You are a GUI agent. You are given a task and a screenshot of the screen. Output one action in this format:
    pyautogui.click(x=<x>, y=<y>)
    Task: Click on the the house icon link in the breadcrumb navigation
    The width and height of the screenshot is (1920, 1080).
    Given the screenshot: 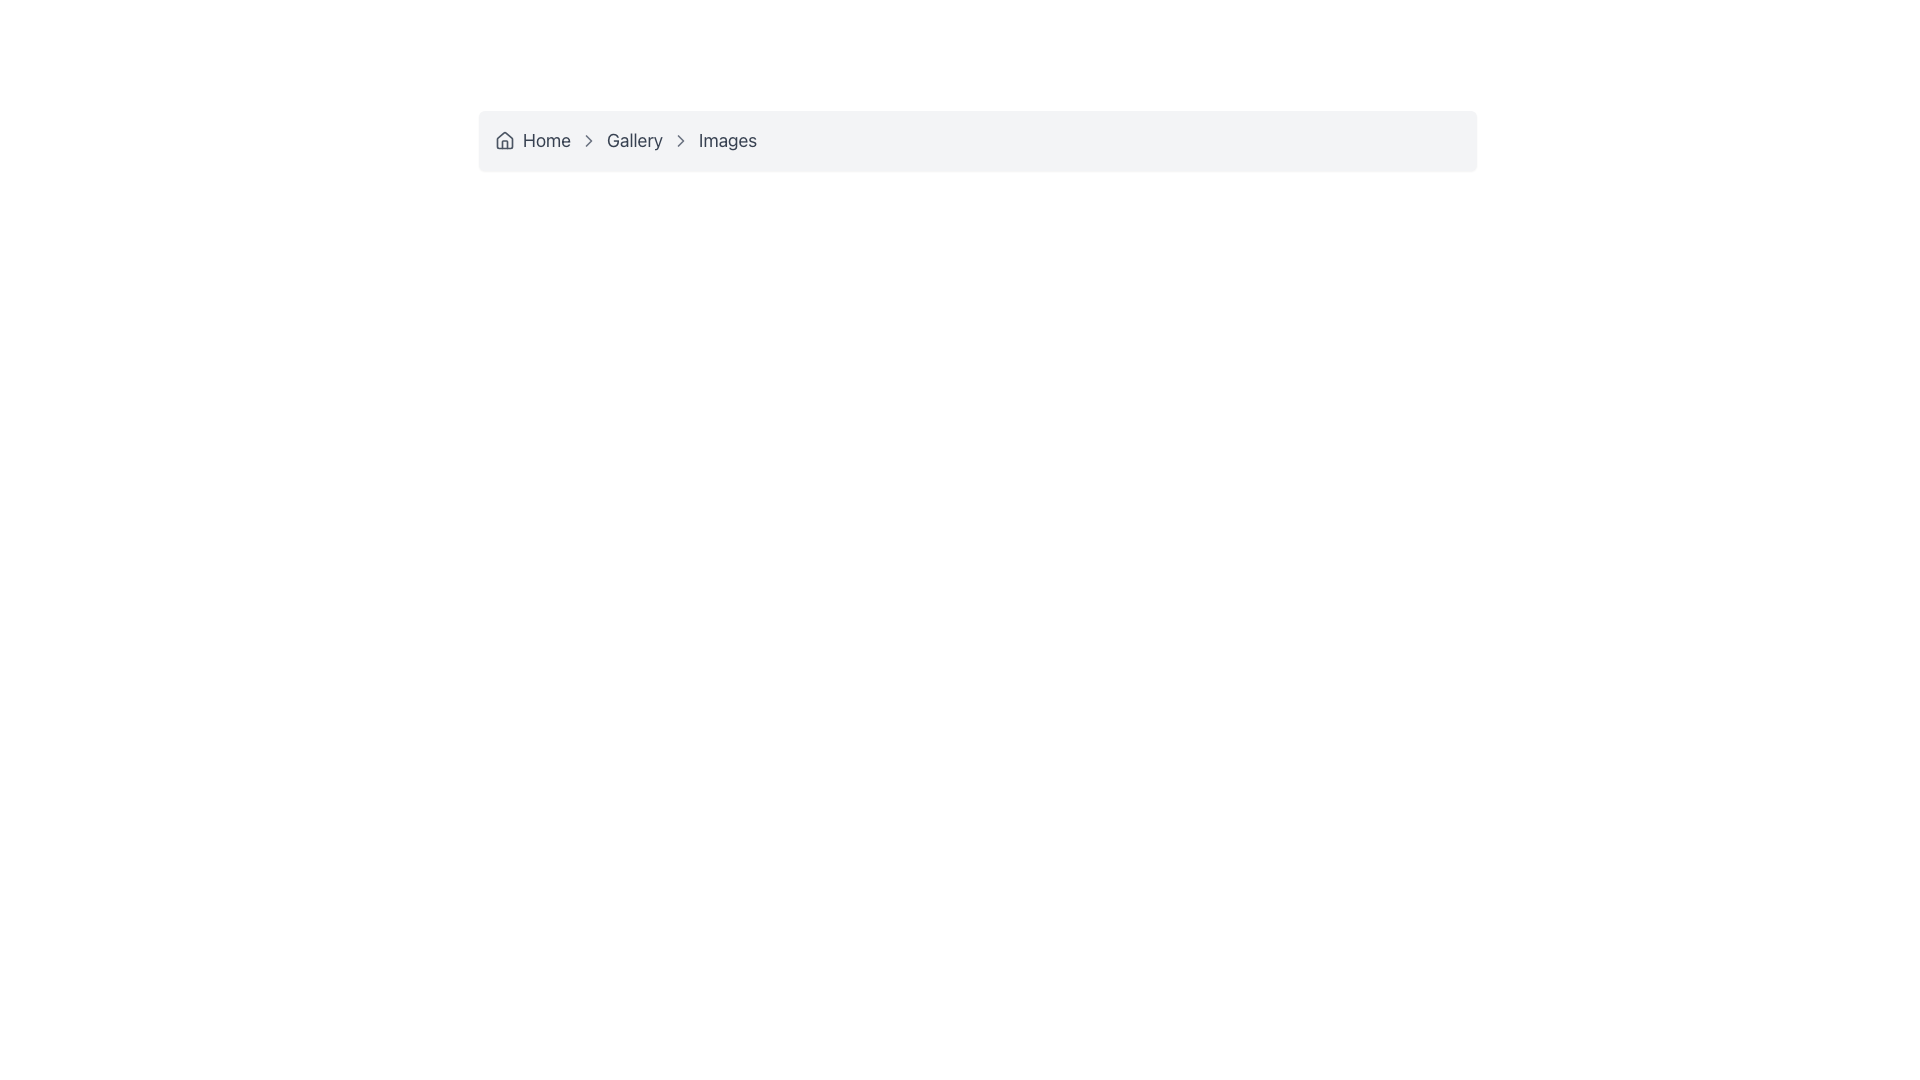 What is the action you would take?
    pyautogui.click(x=504, y=140)
    